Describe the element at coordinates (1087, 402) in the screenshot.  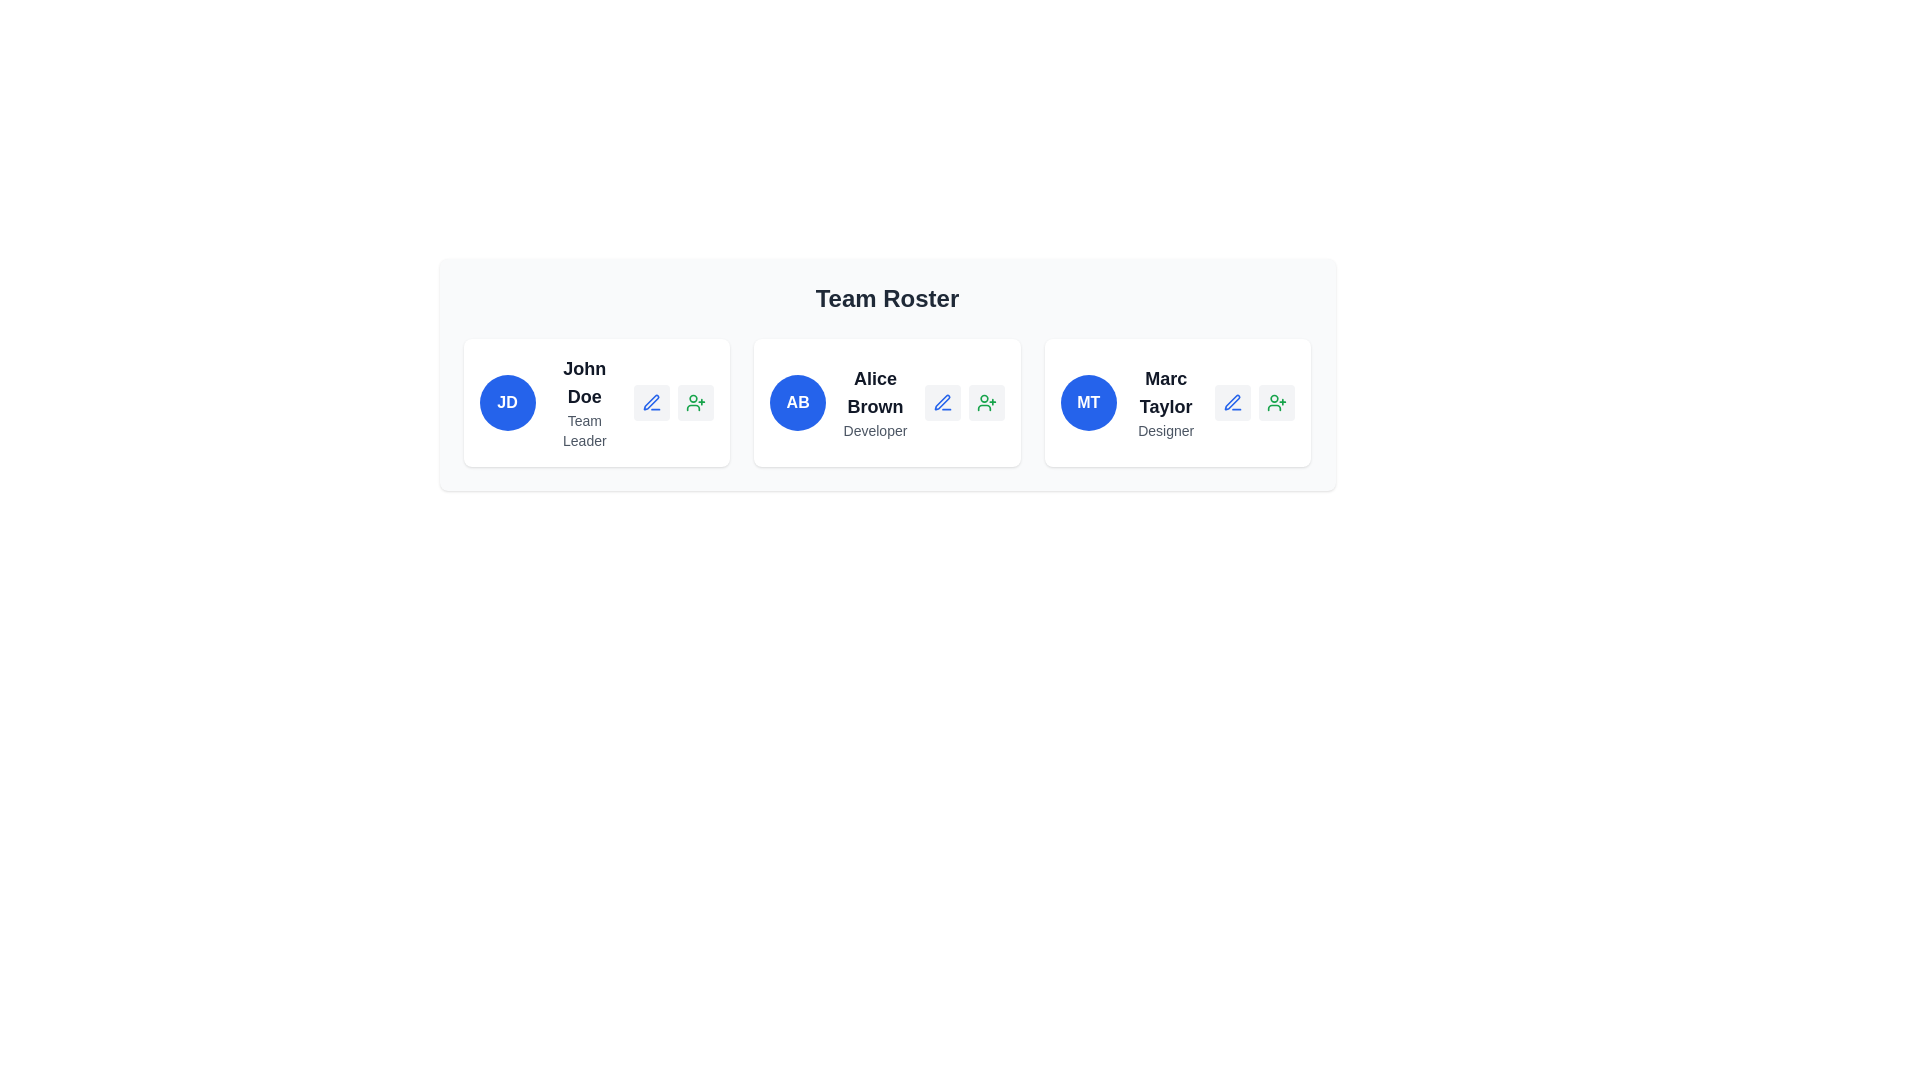
I see `the Avatar Badge for Marc Taylor, which visually represents his initials and is located to the left of the text 'Marc Taylor' and 'Designer' within the rightmost card of three cards` at that location.